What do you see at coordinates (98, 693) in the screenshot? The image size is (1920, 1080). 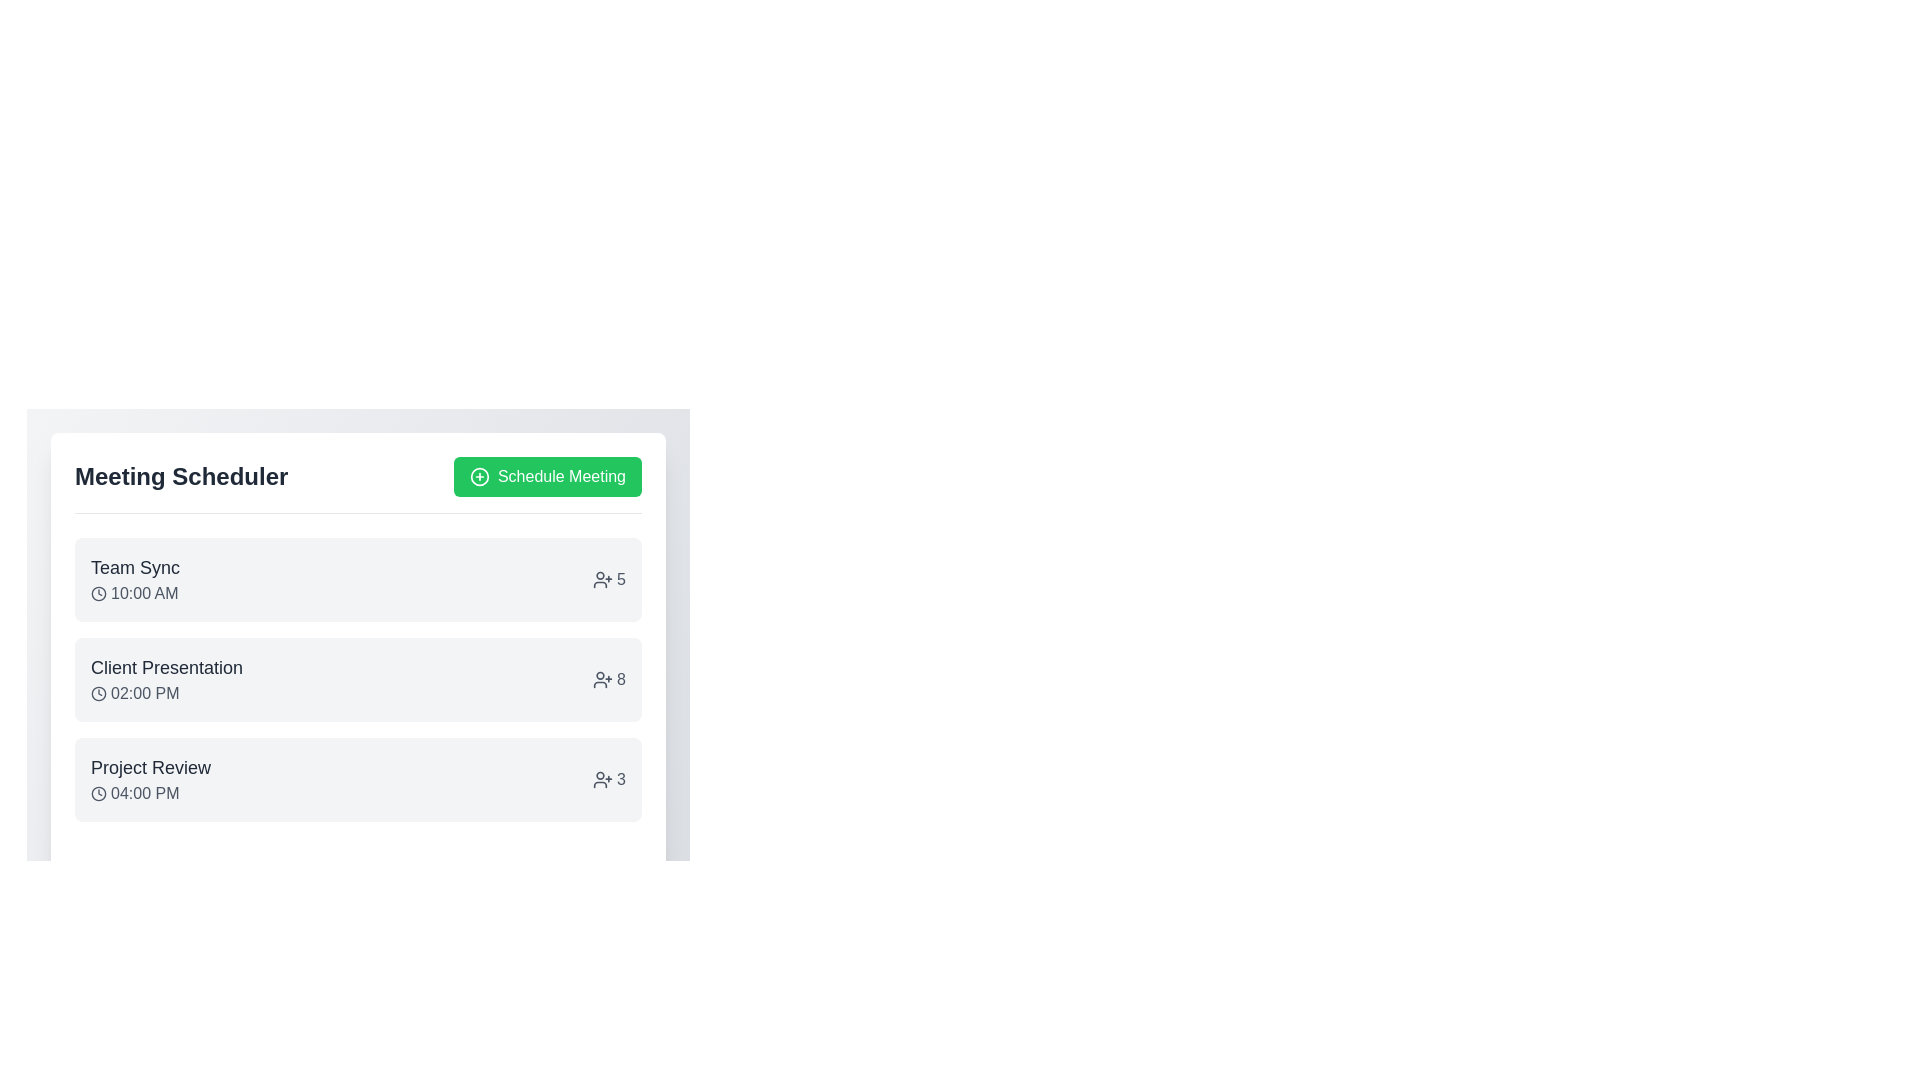 I see `the smaller circle of the clock icon located to the left of the text '02:00 PM' by moving the cursor to its center point` at bounding box center [98, 693].